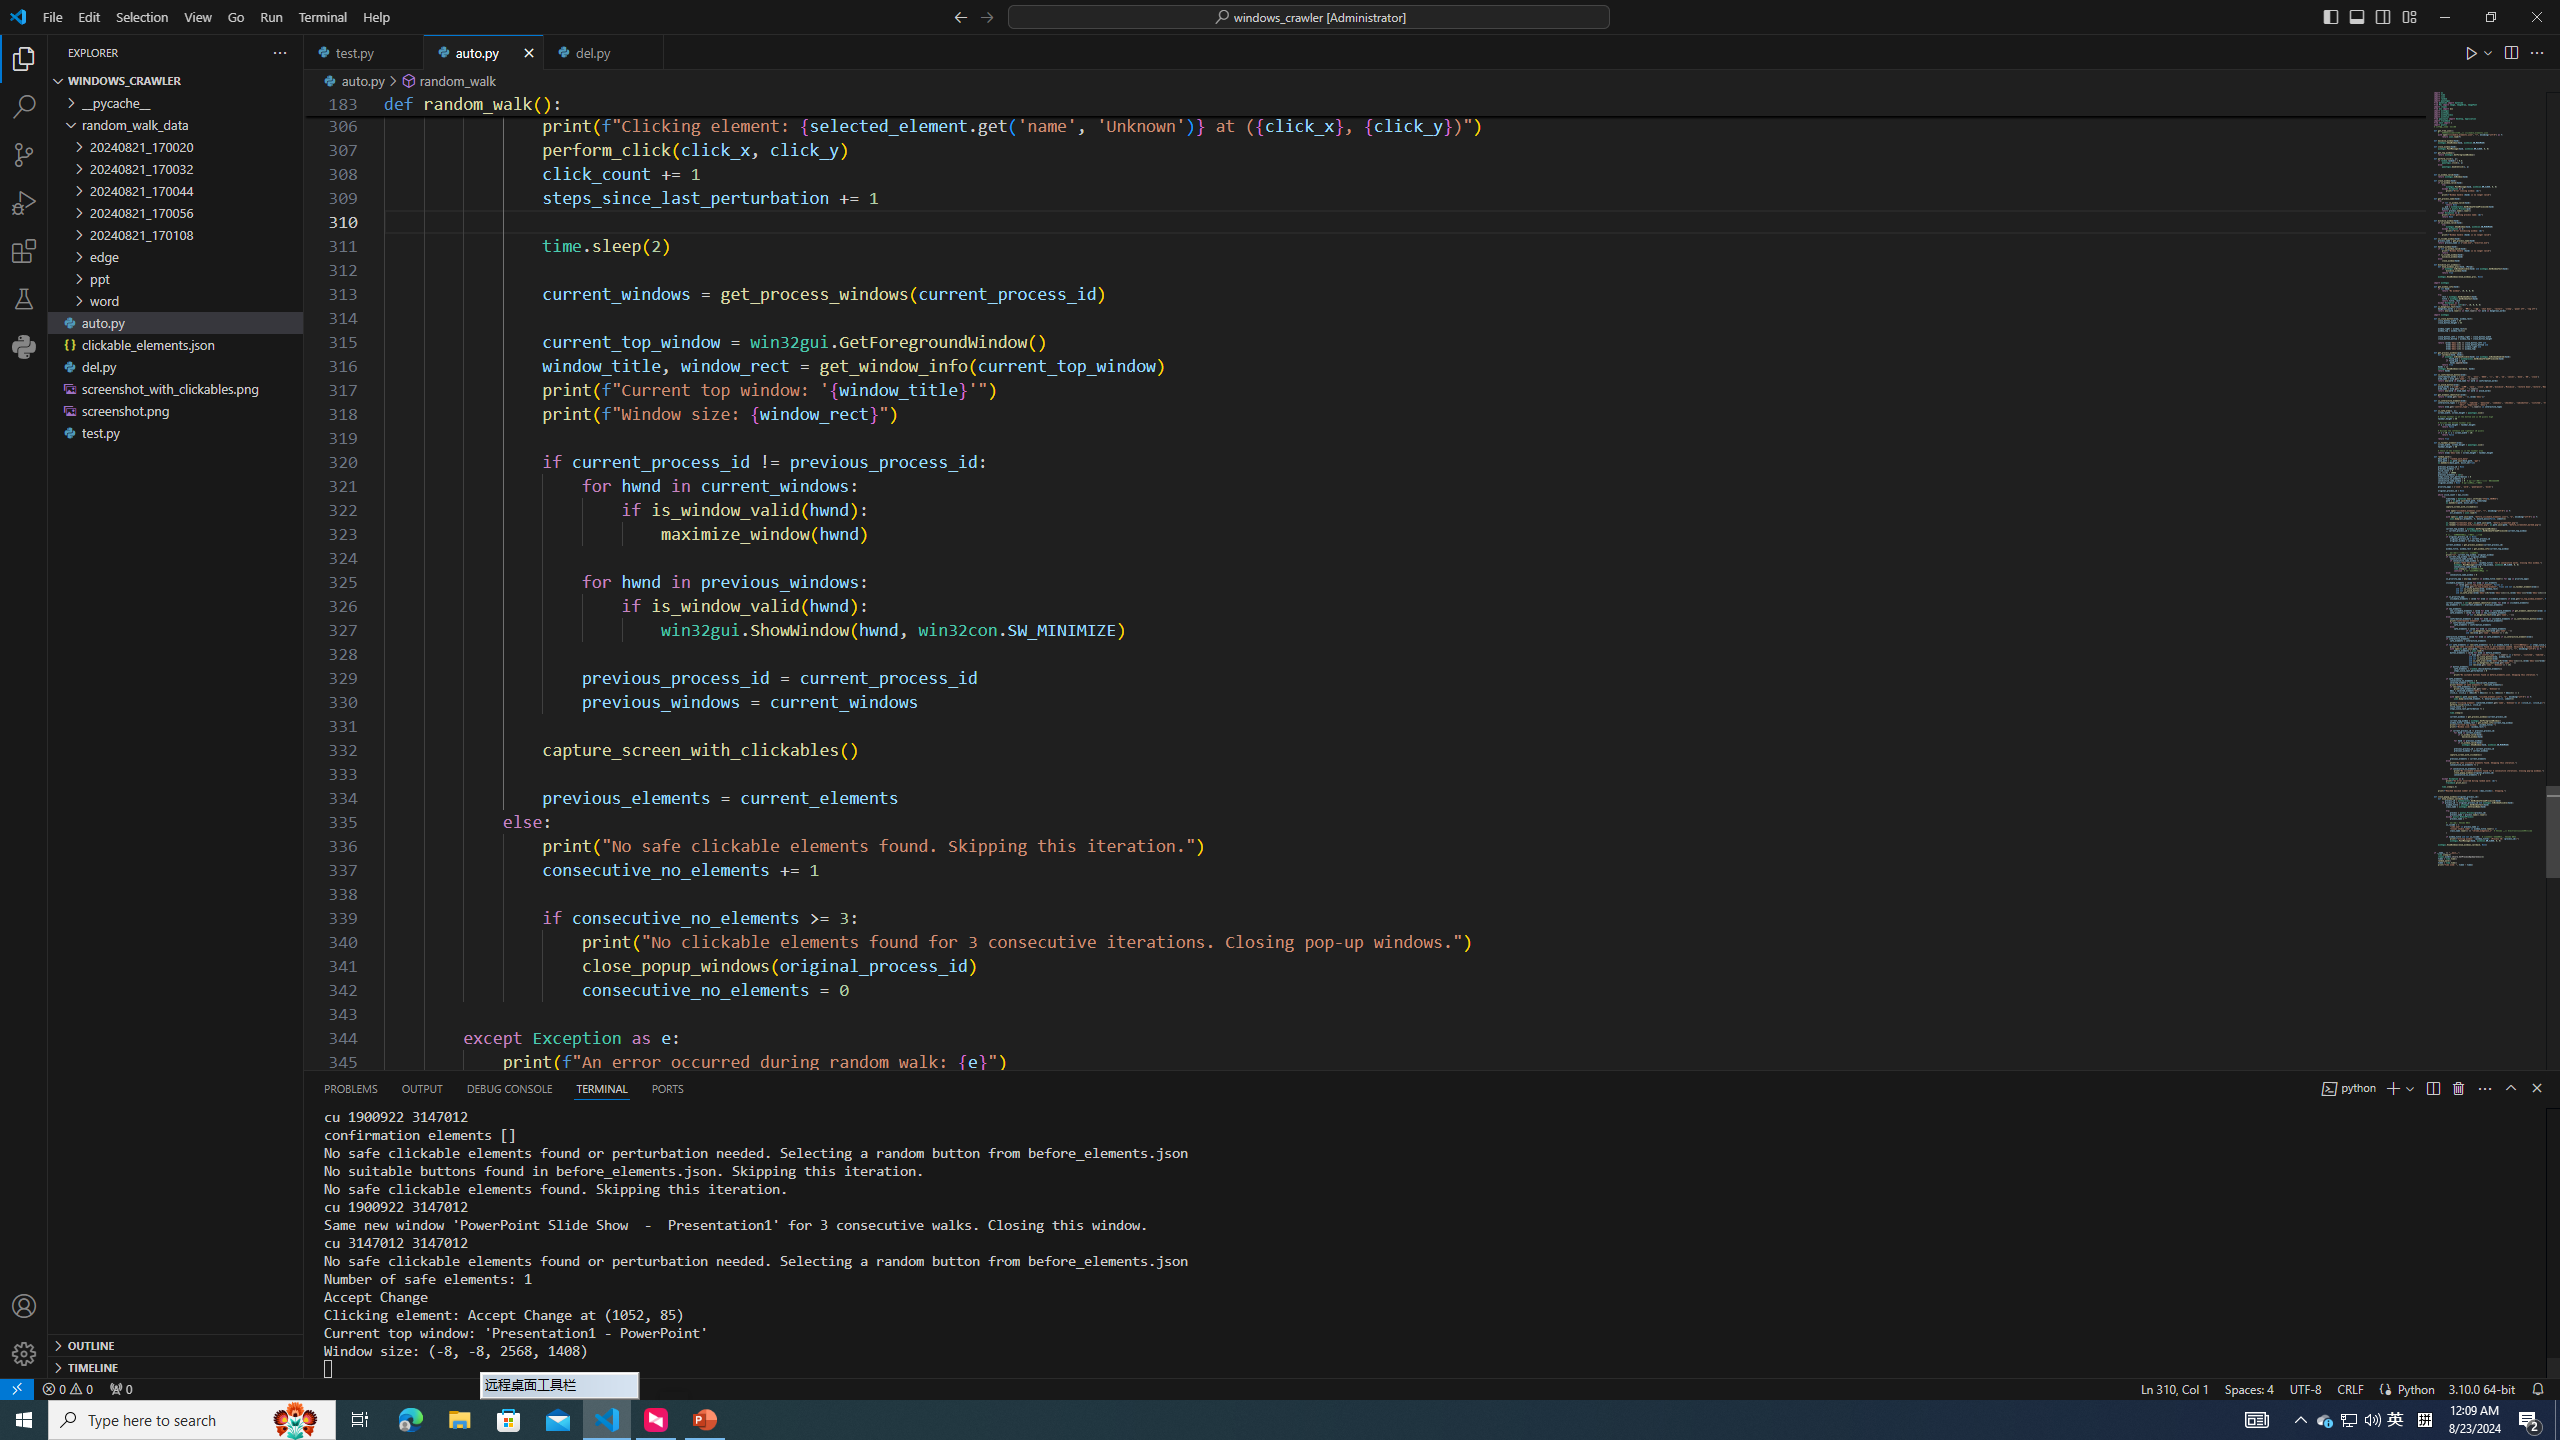 This screenshot has width=2560, height=1440. What do you see at coordinates (2433, 1087) in the screenshot?
I see `'Split Terminal (Ctrl+Shift+5)'` at bounding box center [2433, 1087].